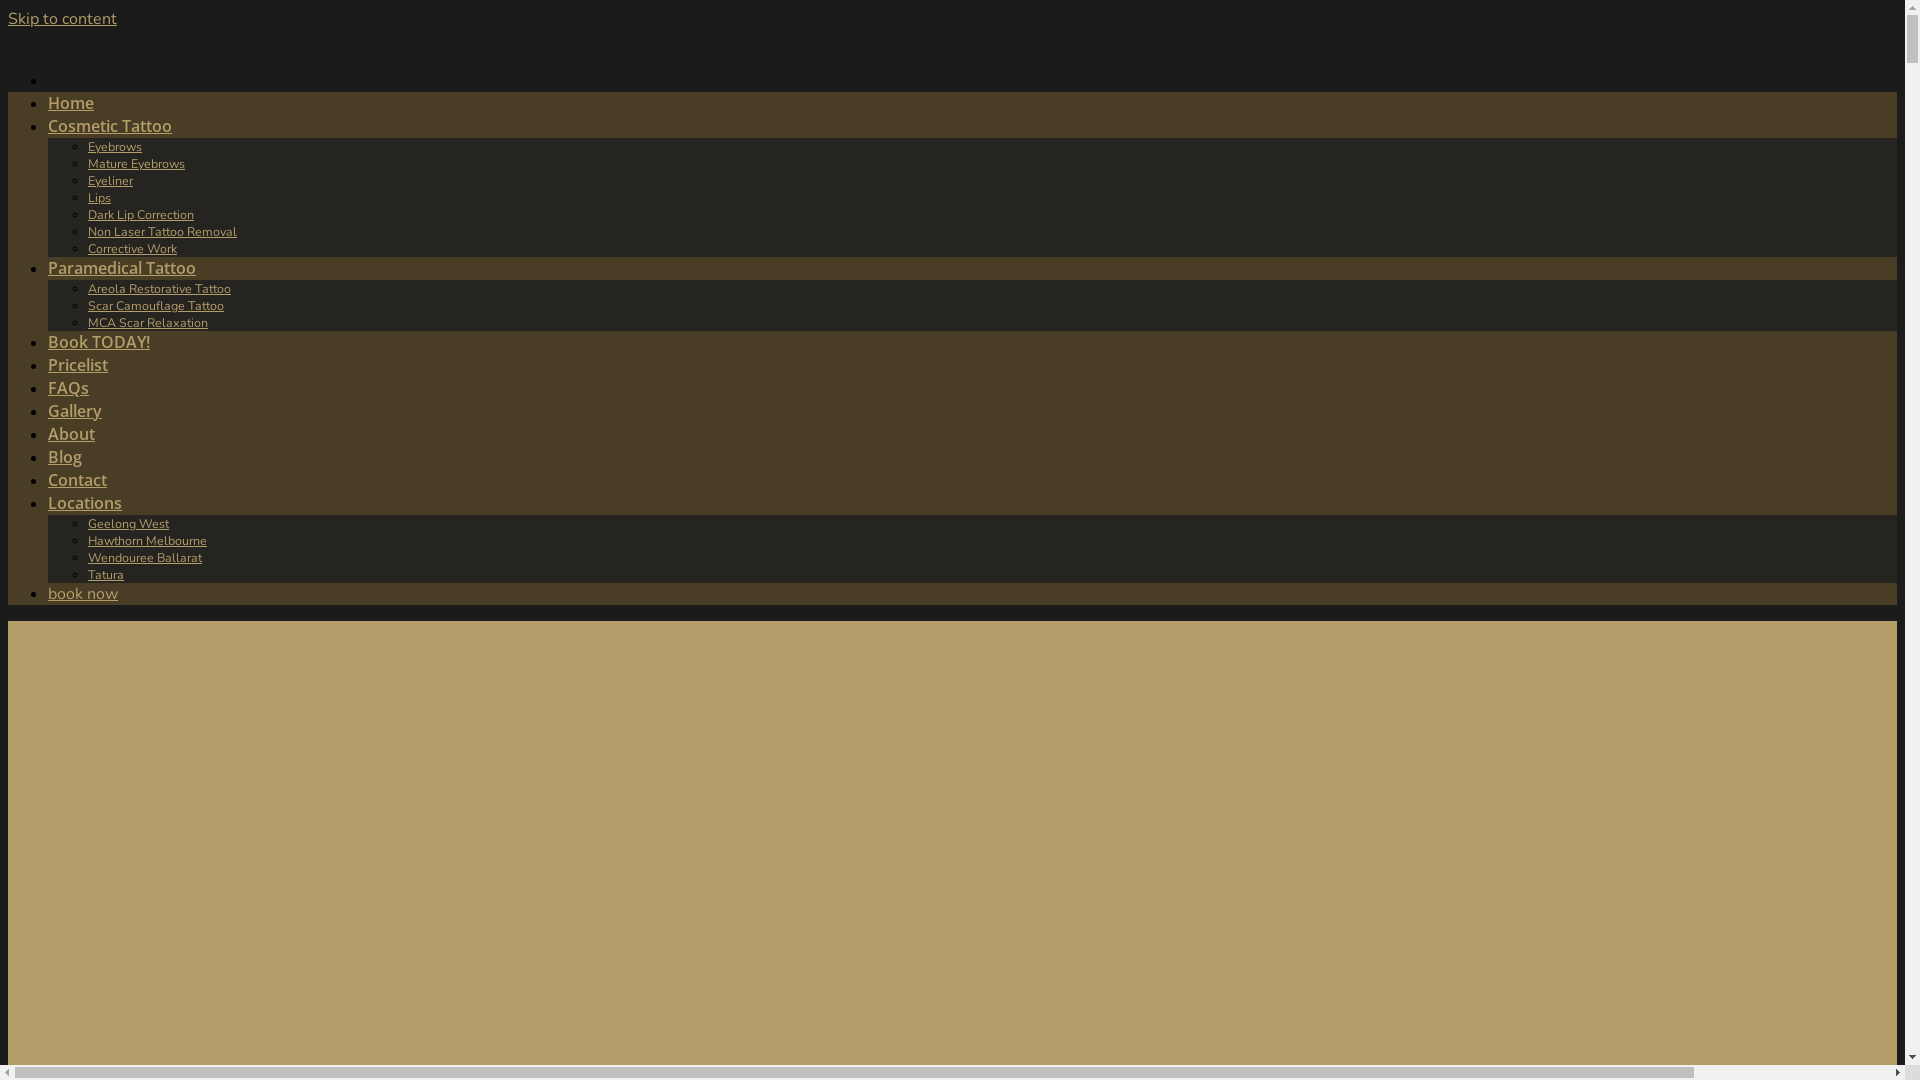  Describe the element at coordinates (155, 305) in the screenshot. I see `'Scar Camouflage Tattoo'` at that location.